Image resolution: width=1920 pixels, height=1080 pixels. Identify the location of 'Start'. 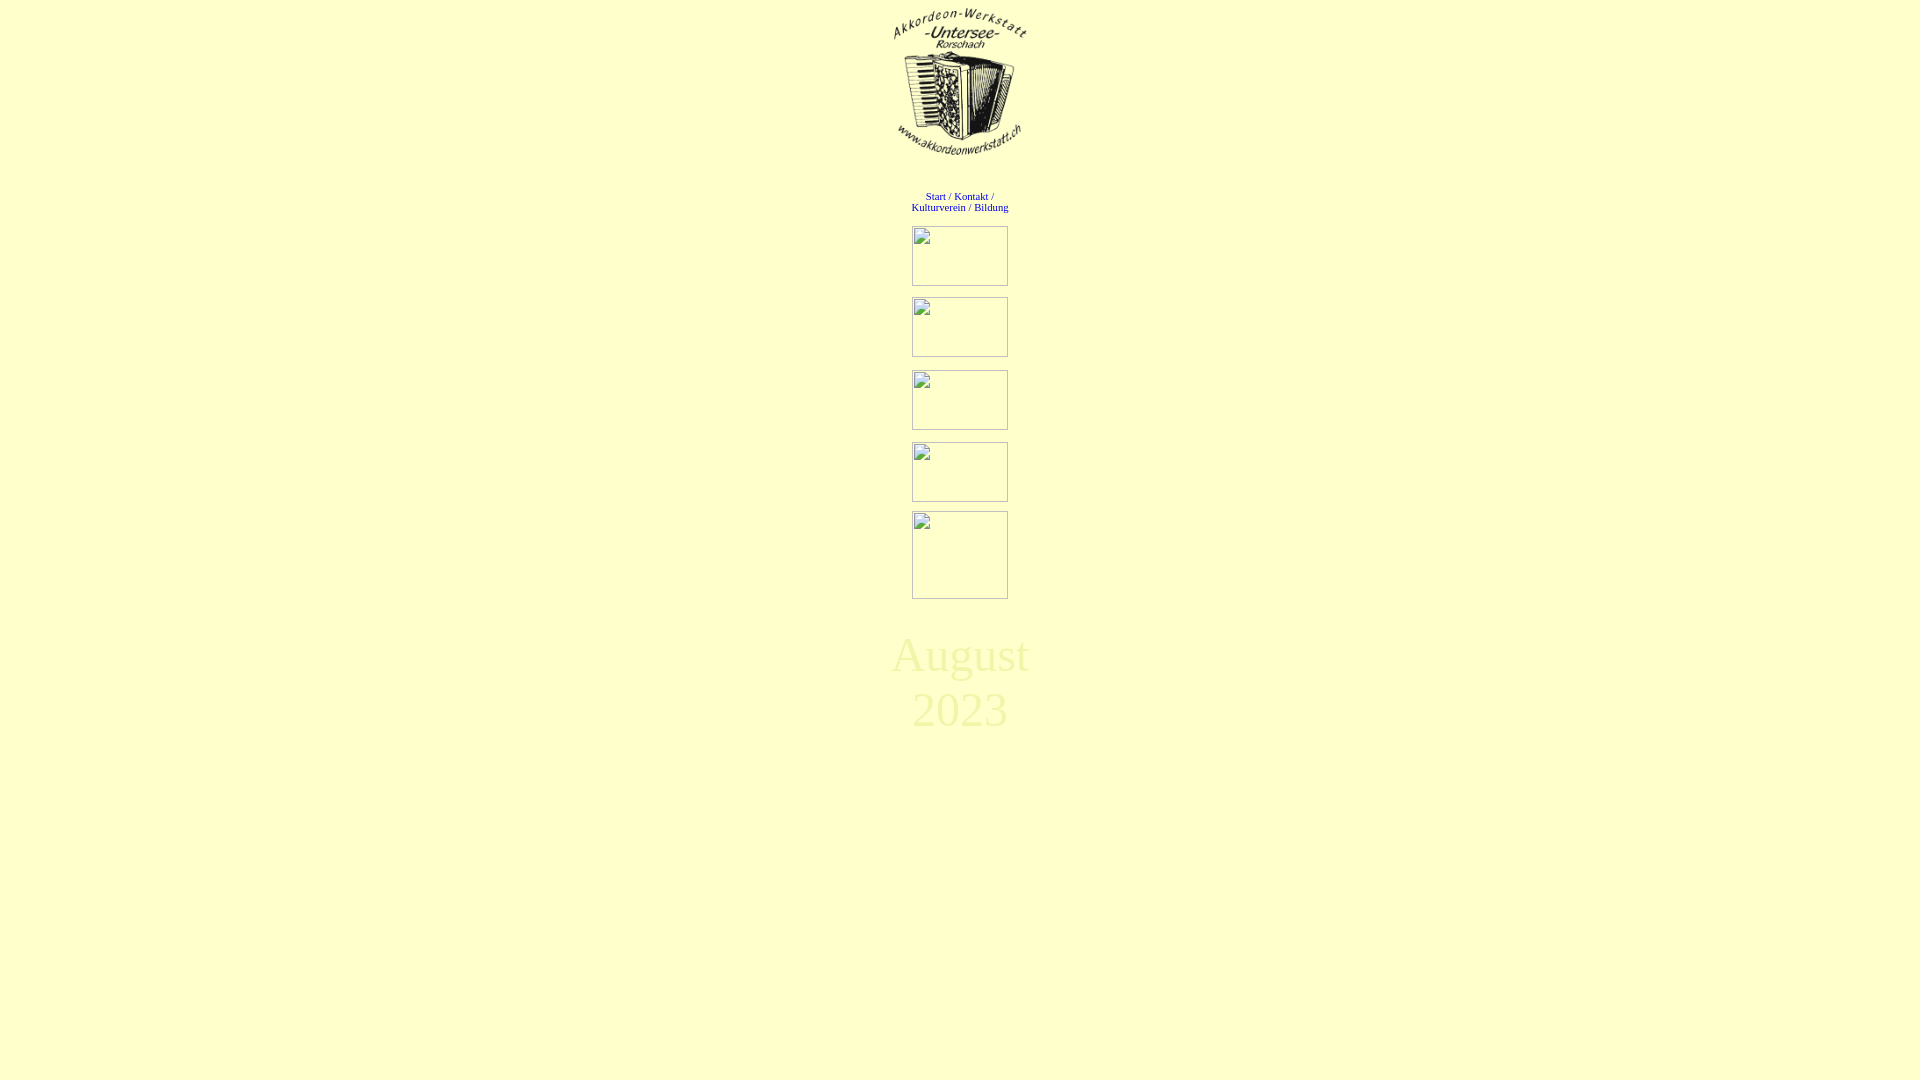
(925, 196).